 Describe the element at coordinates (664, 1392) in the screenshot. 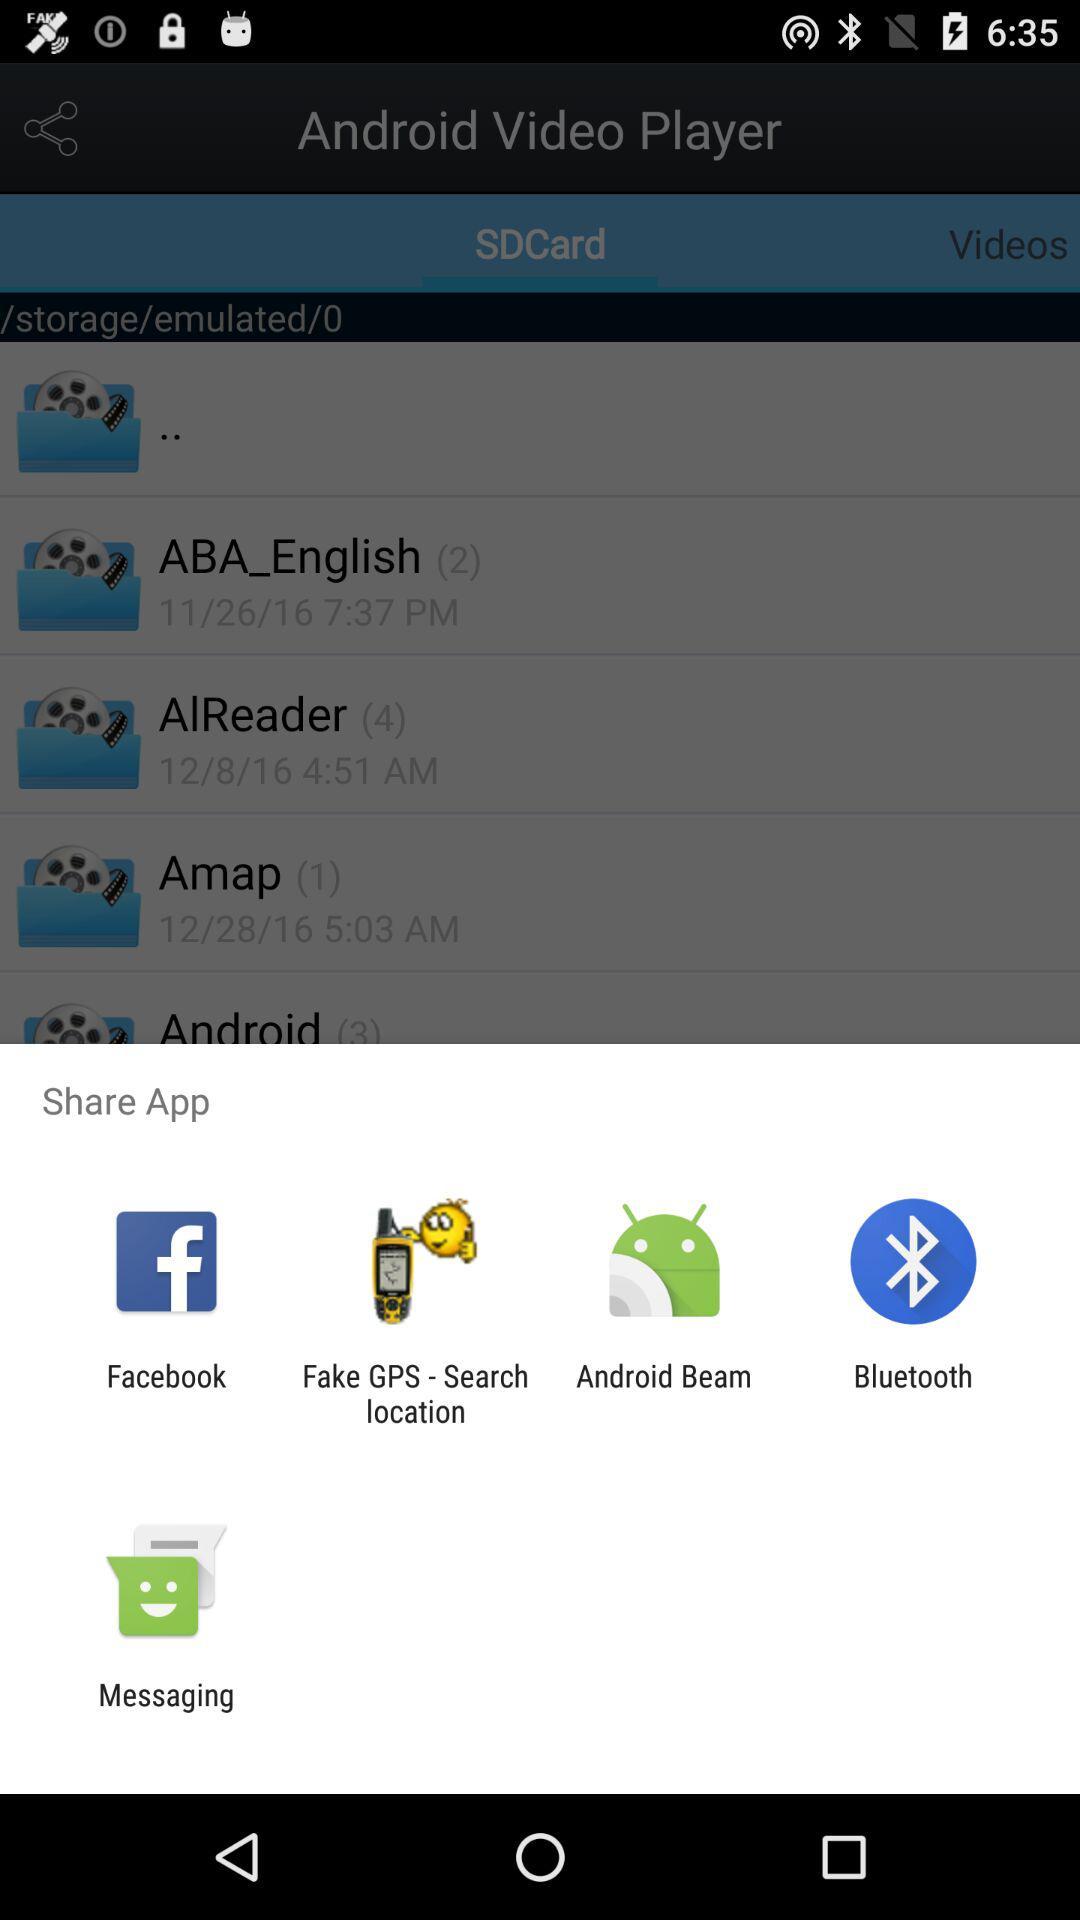

I see `the app to the right of fake gps search app` at that location.